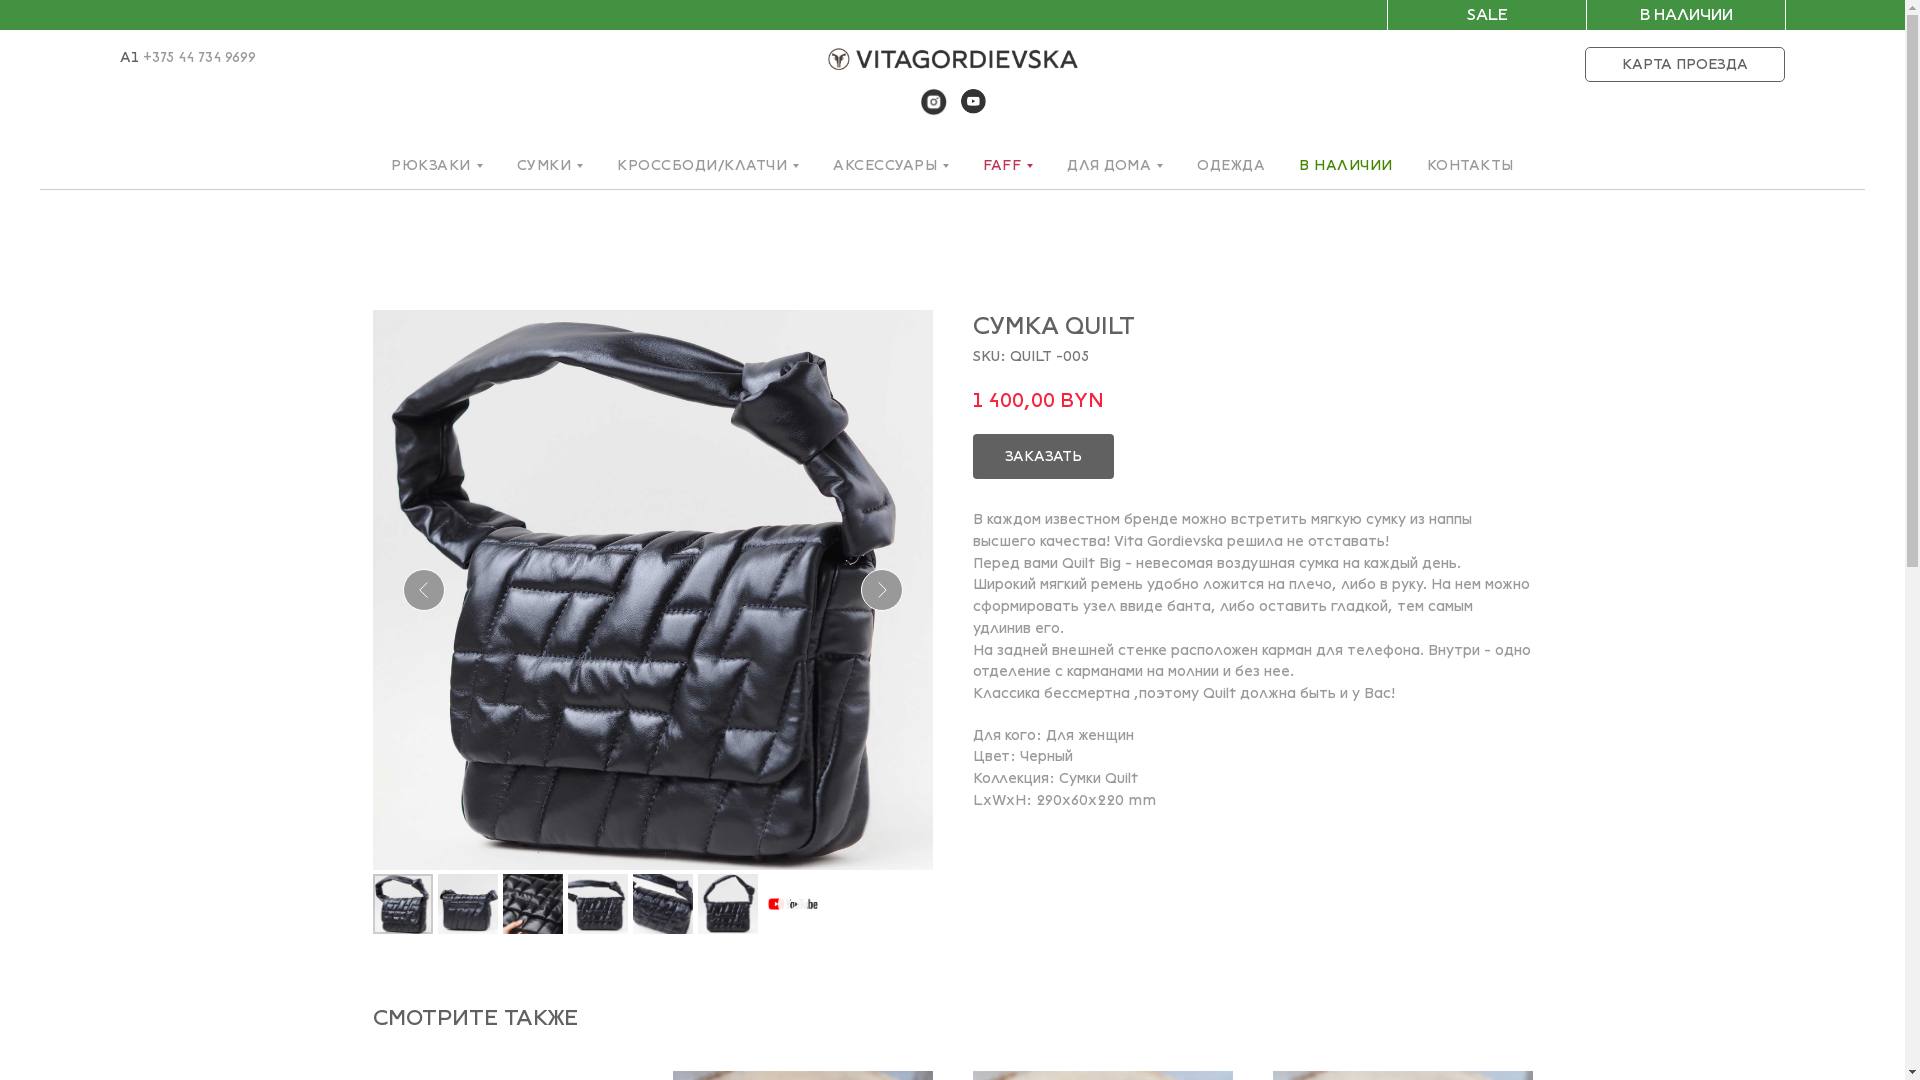 The image size is (1920, 1080). What do you see at coordinates (1008, 164) in the screenshot?
I see `'FAFF'` at bounding box center [1008, 164].